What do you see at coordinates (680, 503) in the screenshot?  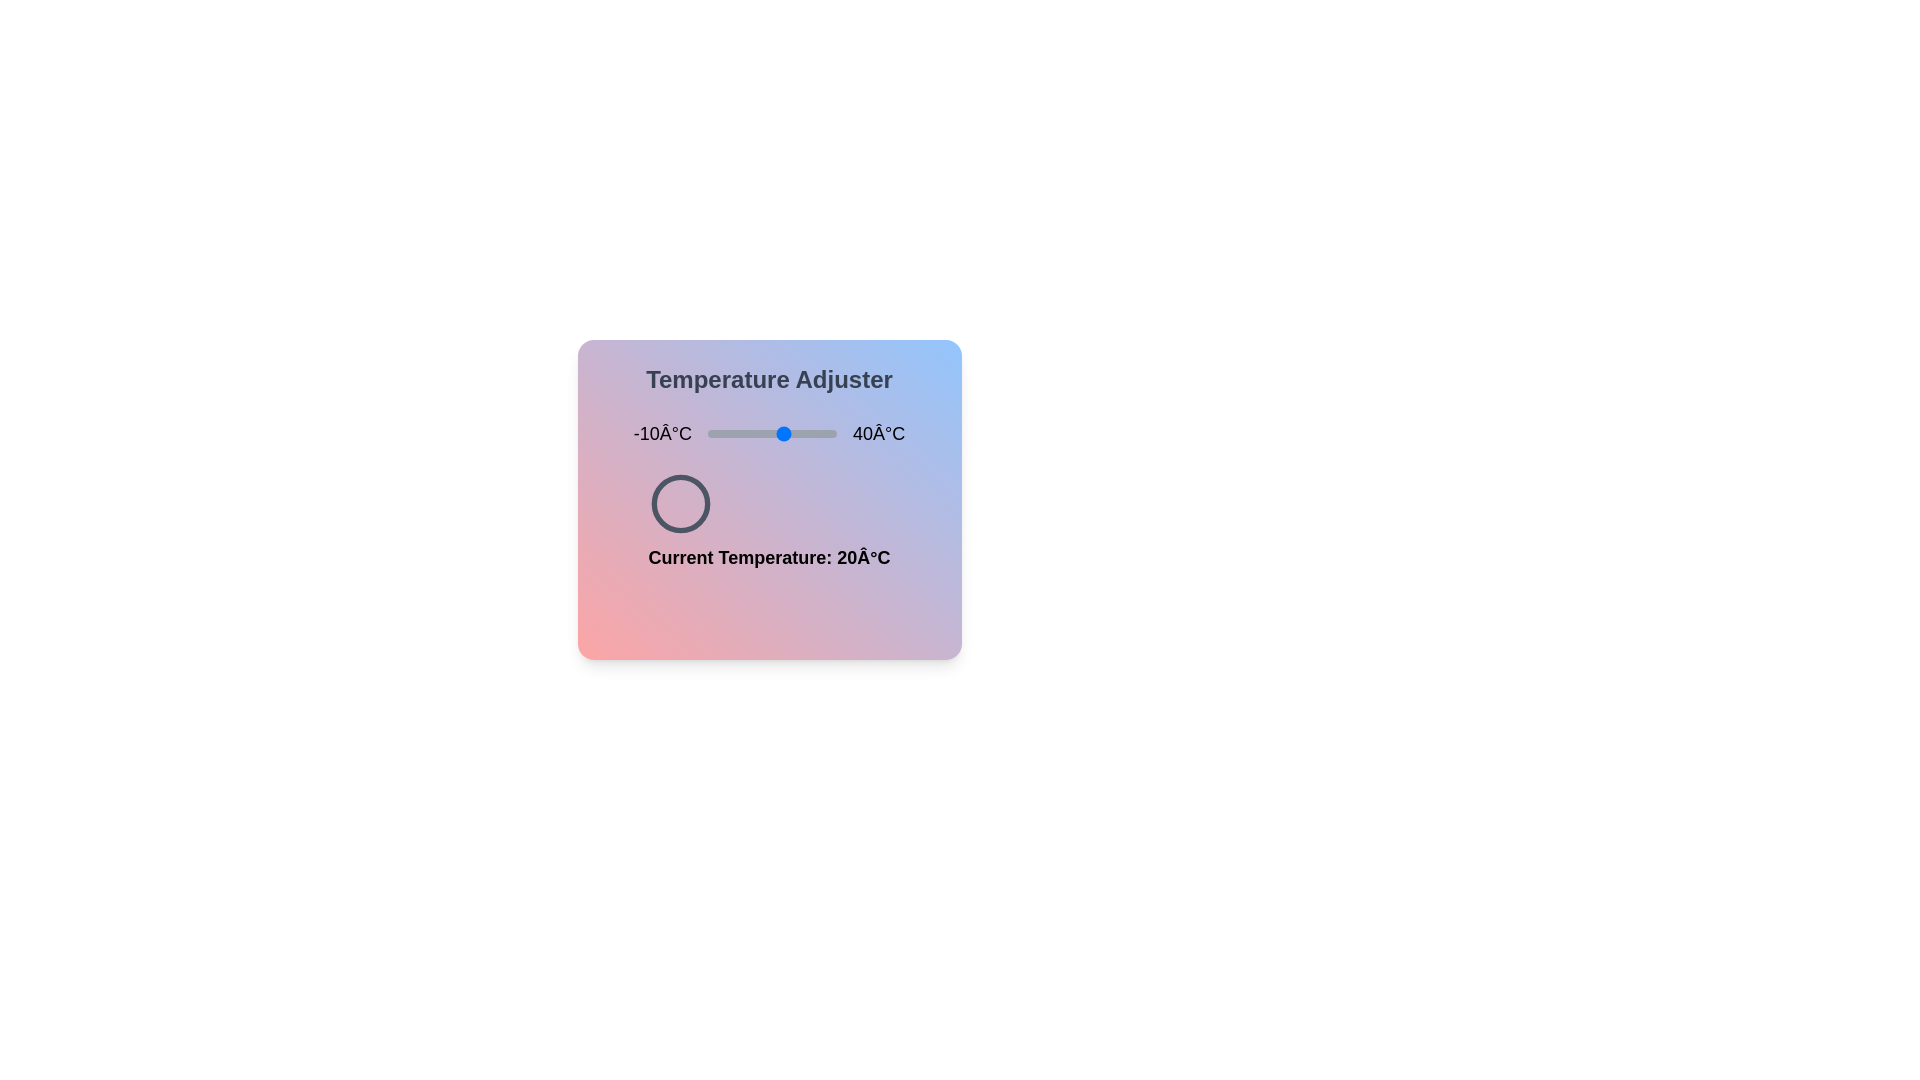 I see `the circle icon` at bounding box center [680, 503].